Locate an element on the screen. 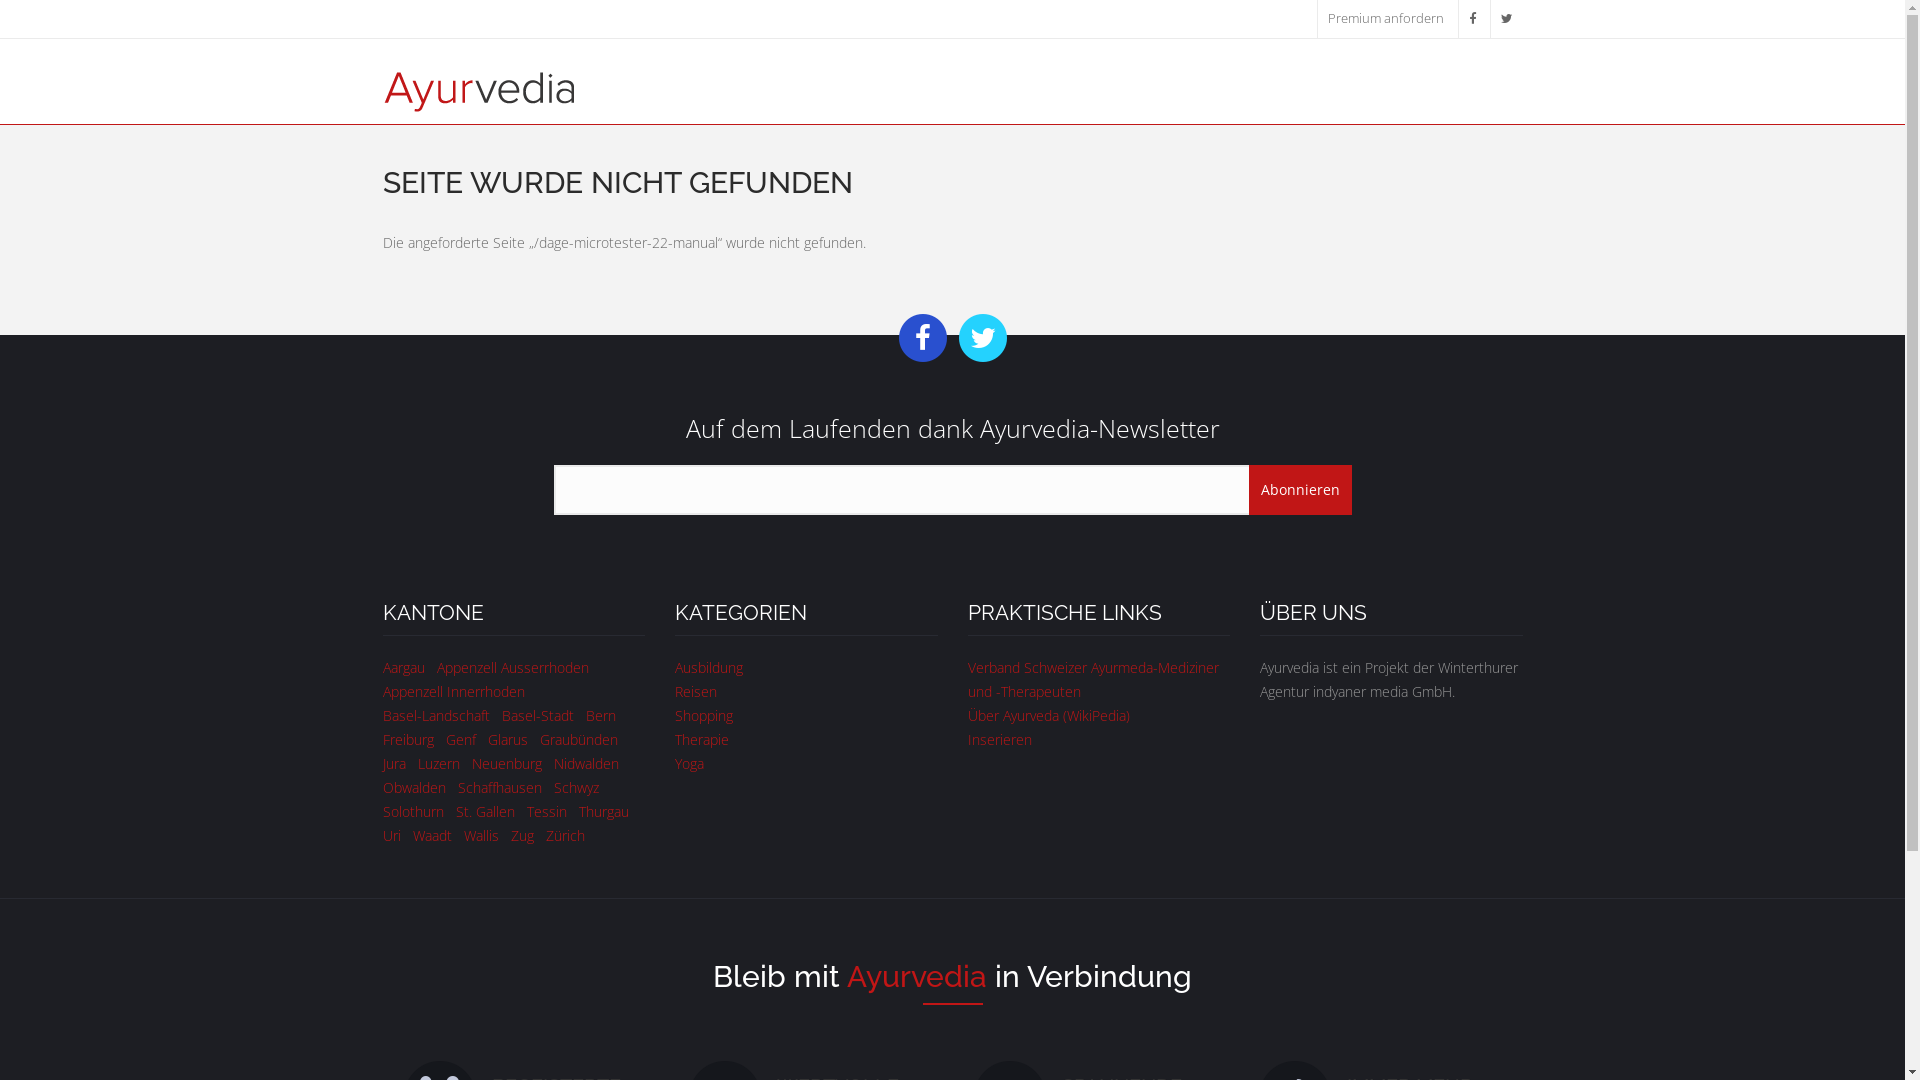 The width and height of the screenshot is (1920, 1080). 'Appenzell Ausserrhoden' is located at coordinates (512, 667).